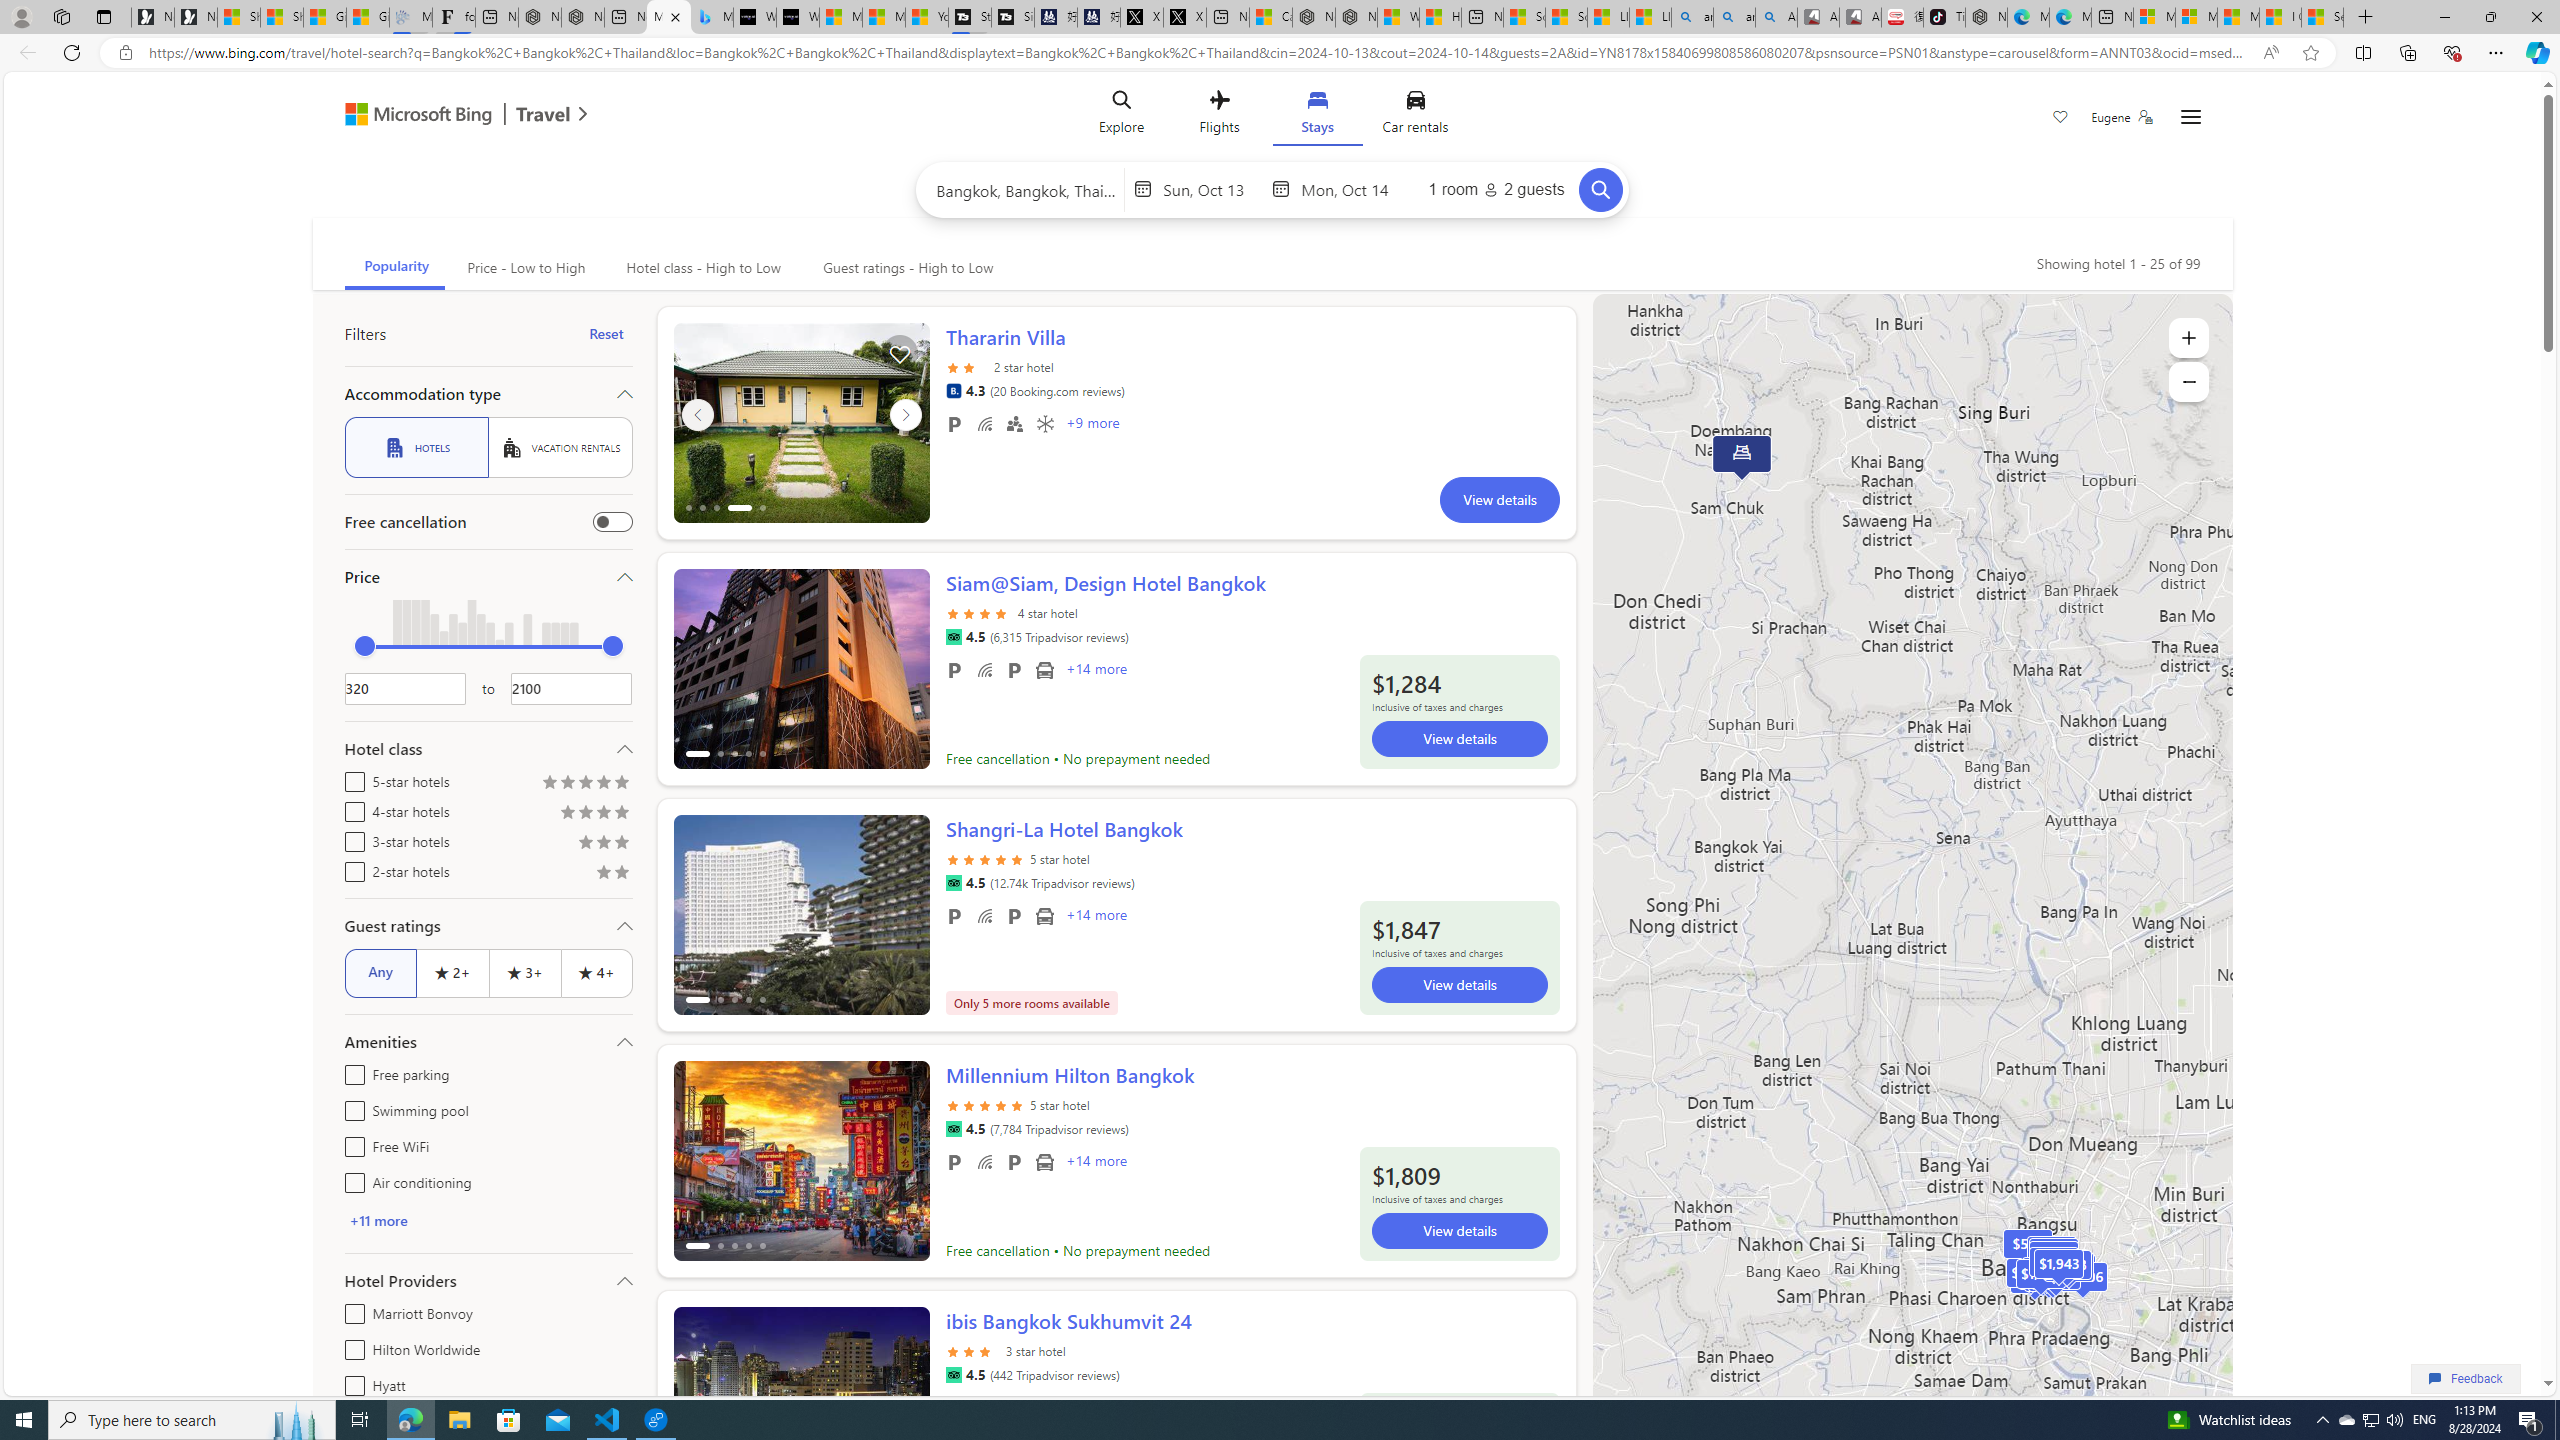  What do you see at coordinates (1858, 16) in the screenshot?
I see `'All Cubot phones'` at bounding box center [1858, 16].